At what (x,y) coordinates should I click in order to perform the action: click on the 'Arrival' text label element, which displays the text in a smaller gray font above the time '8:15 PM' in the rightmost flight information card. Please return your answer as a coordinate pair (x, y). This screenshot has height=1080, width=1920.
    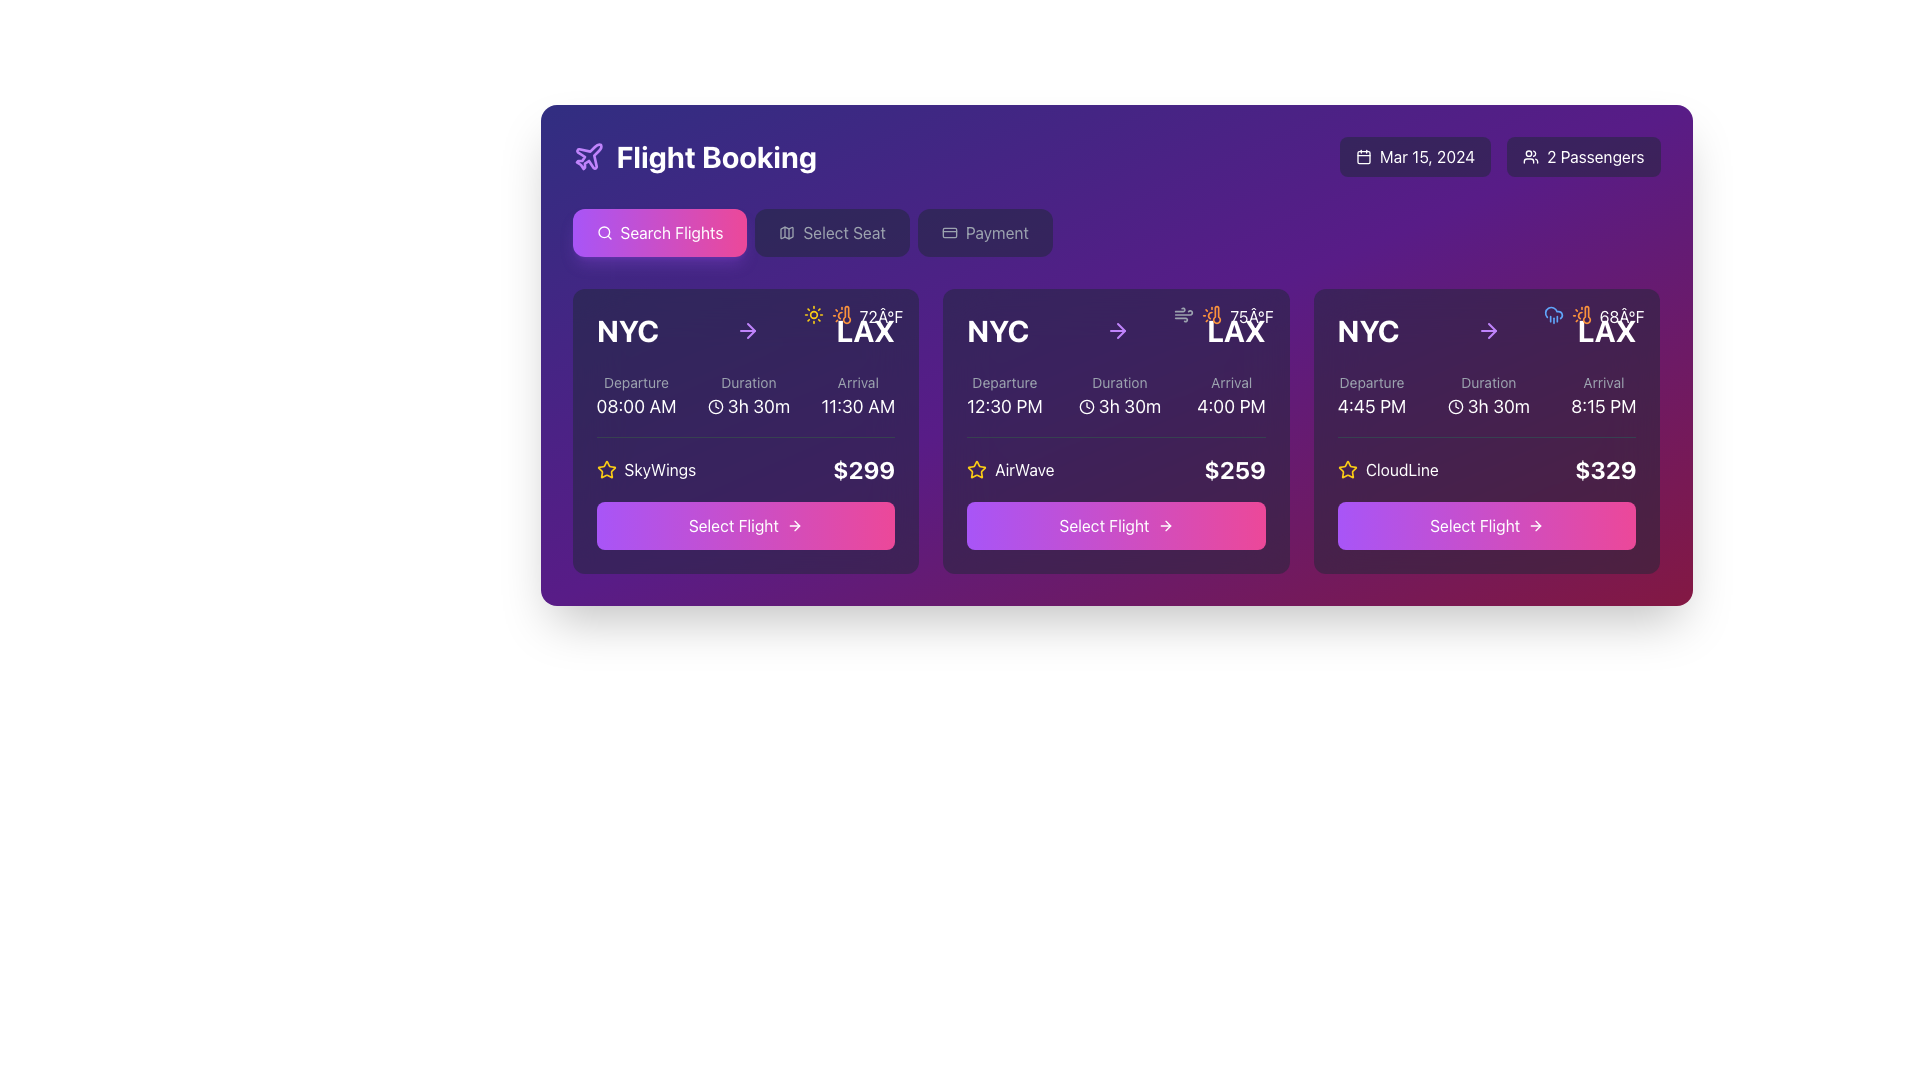
    Looking at the image, I should click on (1603, 382).